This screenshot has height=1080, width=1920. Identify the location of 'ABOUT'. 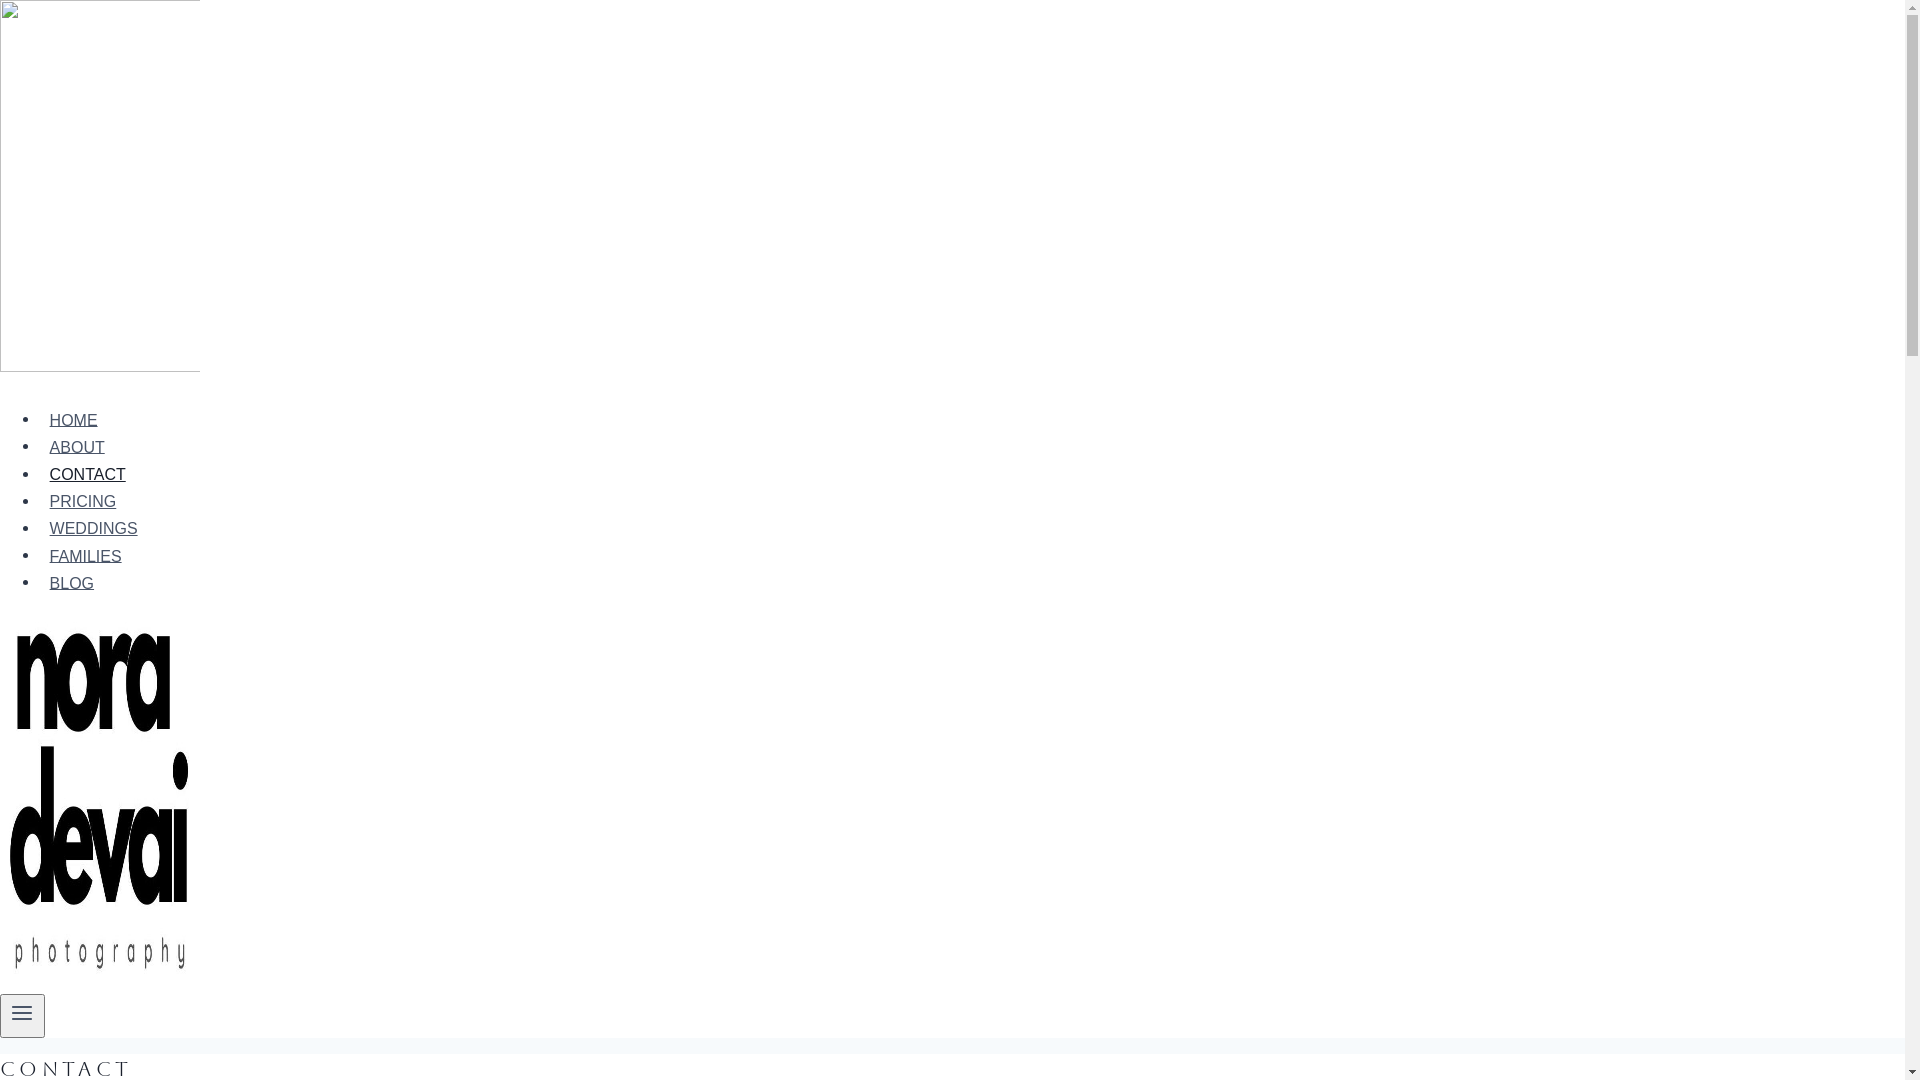
(76, 446).